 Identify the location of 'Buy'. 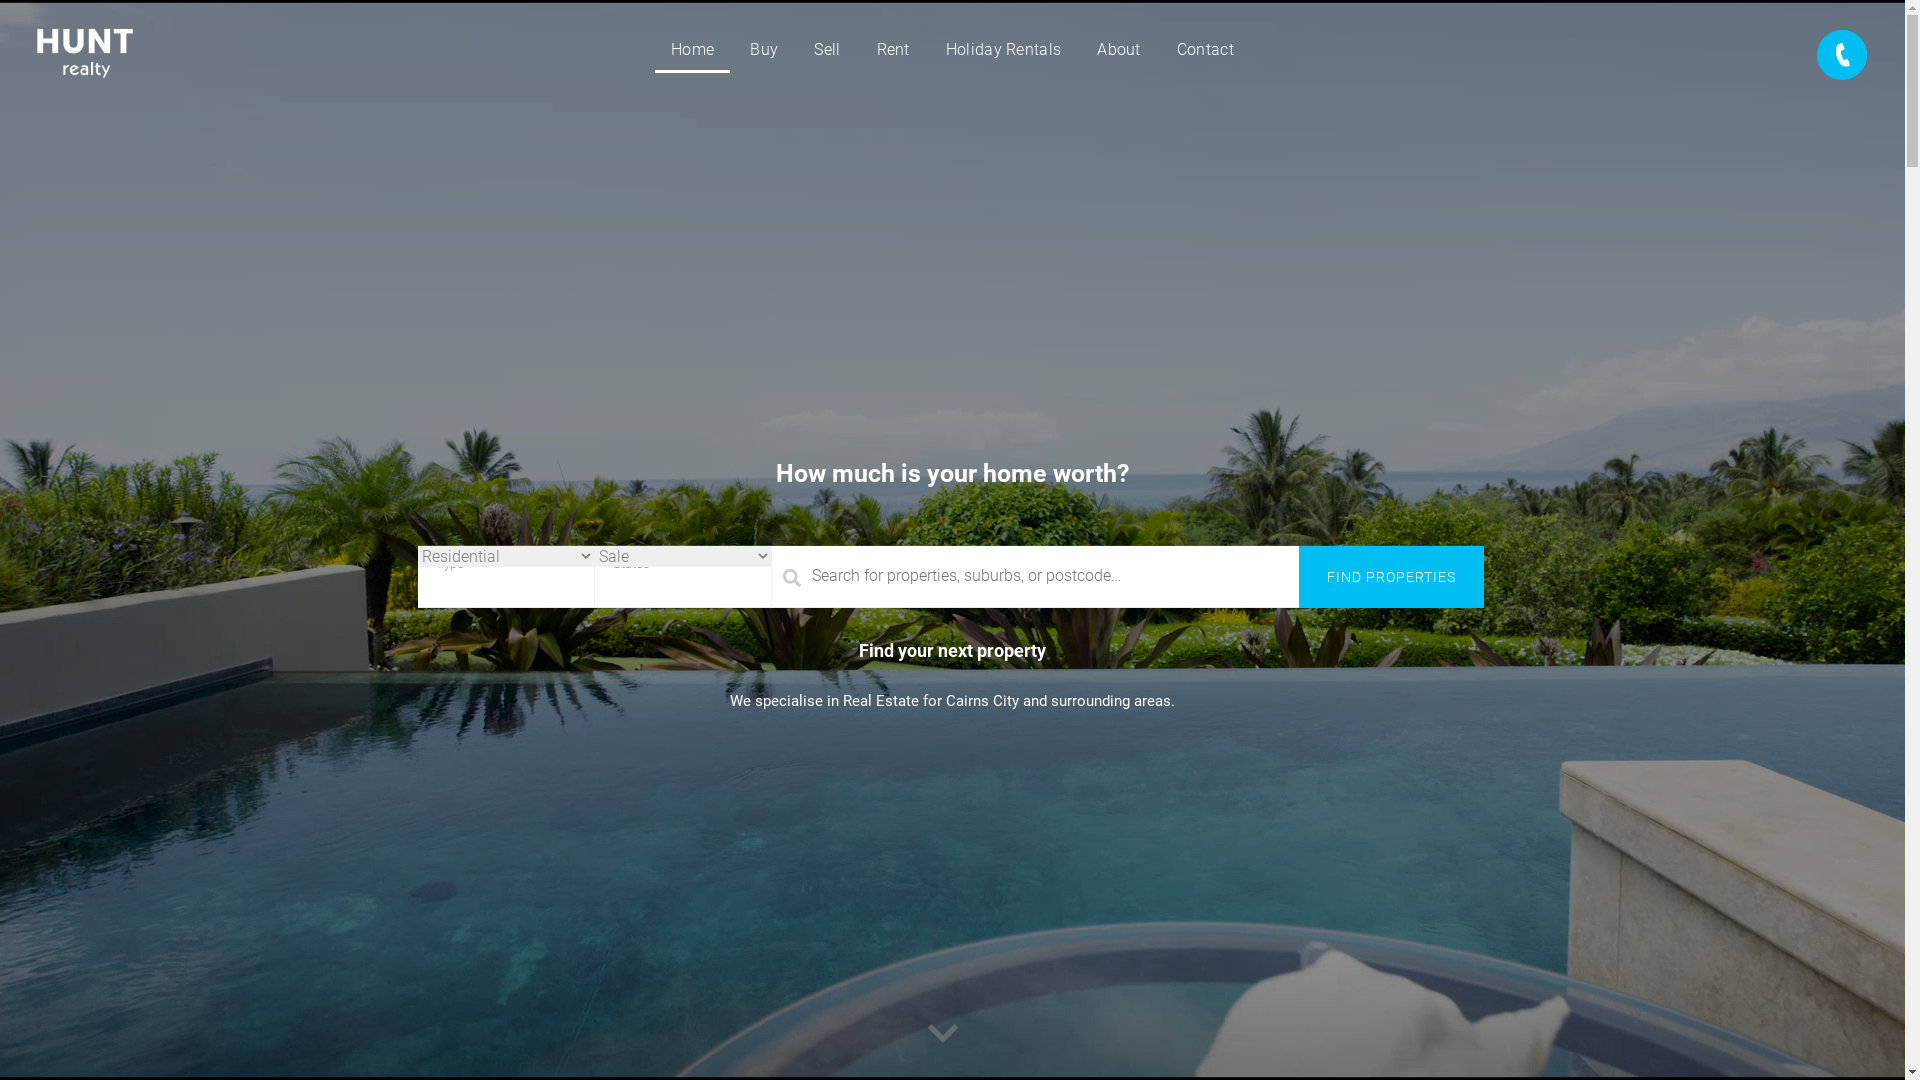
(762, 49).